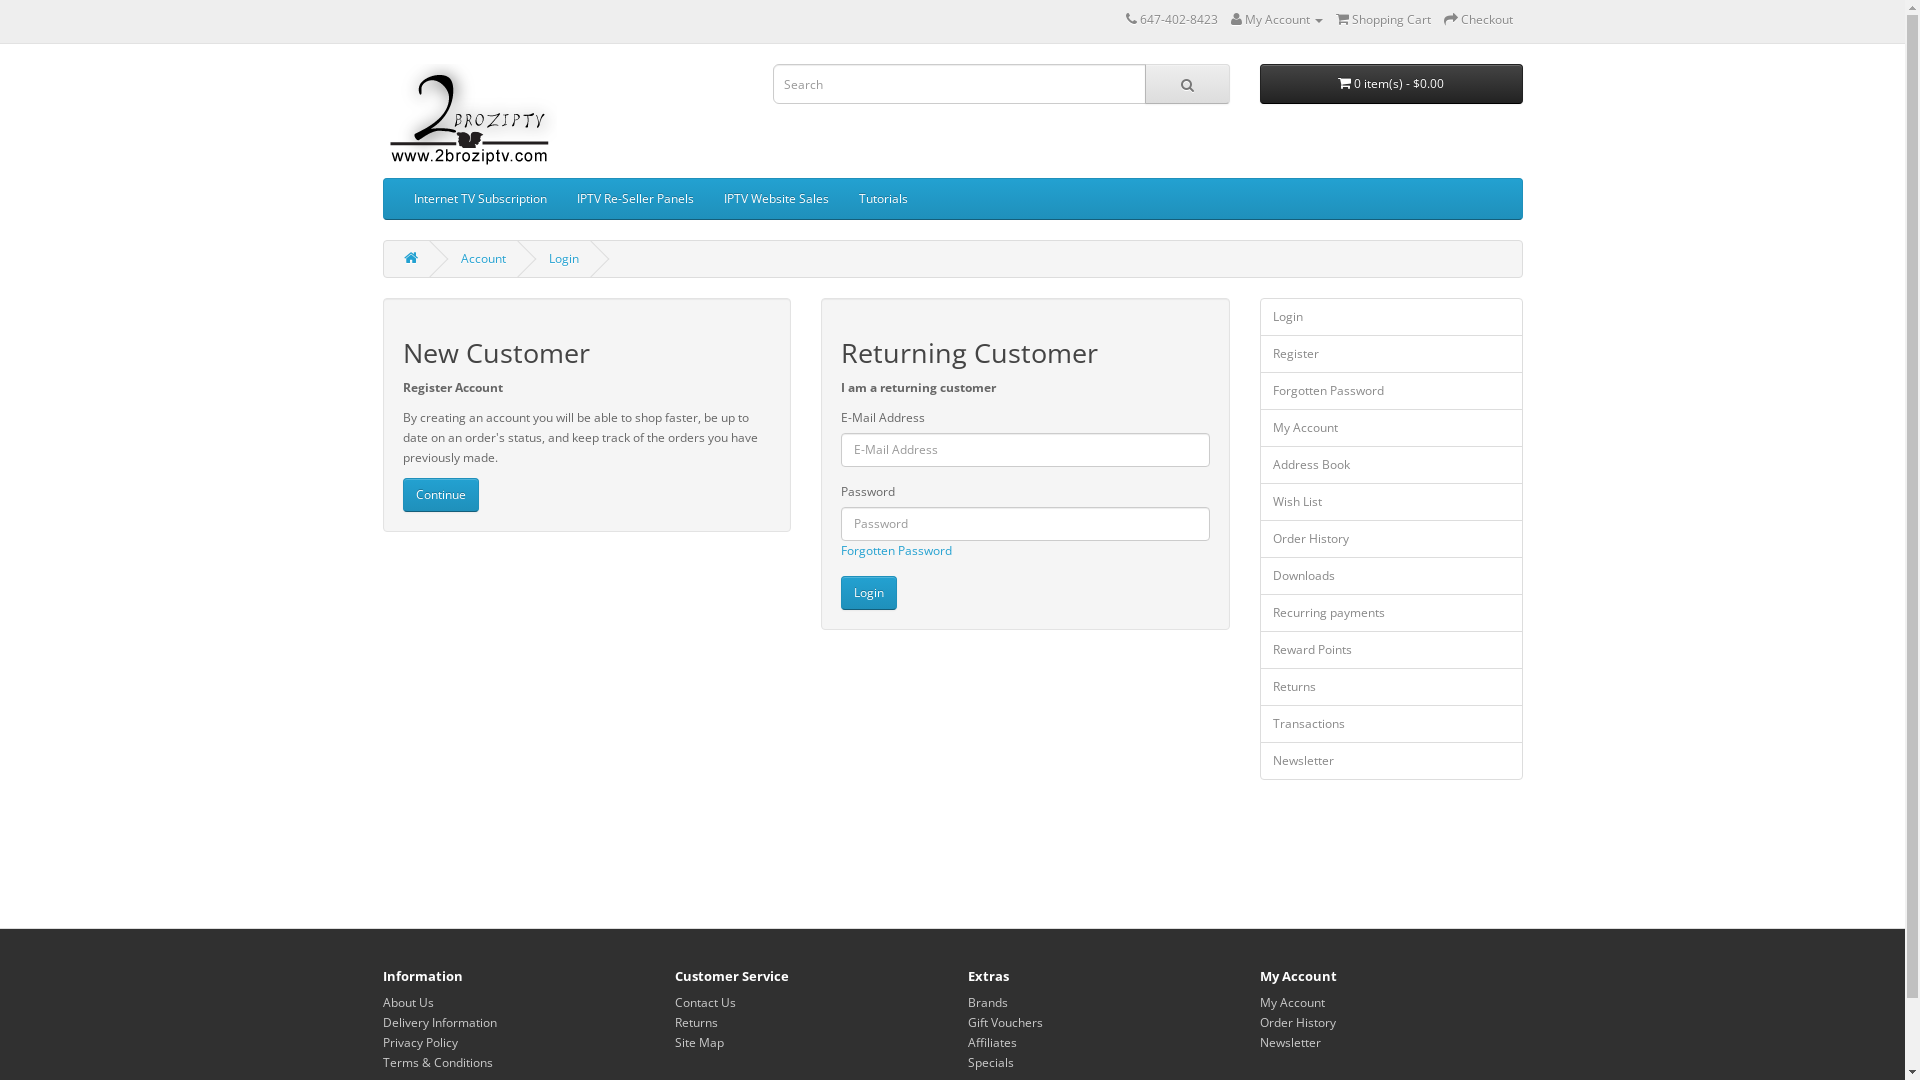 This screenshot has height=1080, width=1920. What do you see at coordinates (468, 115) in the screenshot?
I see `'2broziptv'` at bounding box center [468, 115].